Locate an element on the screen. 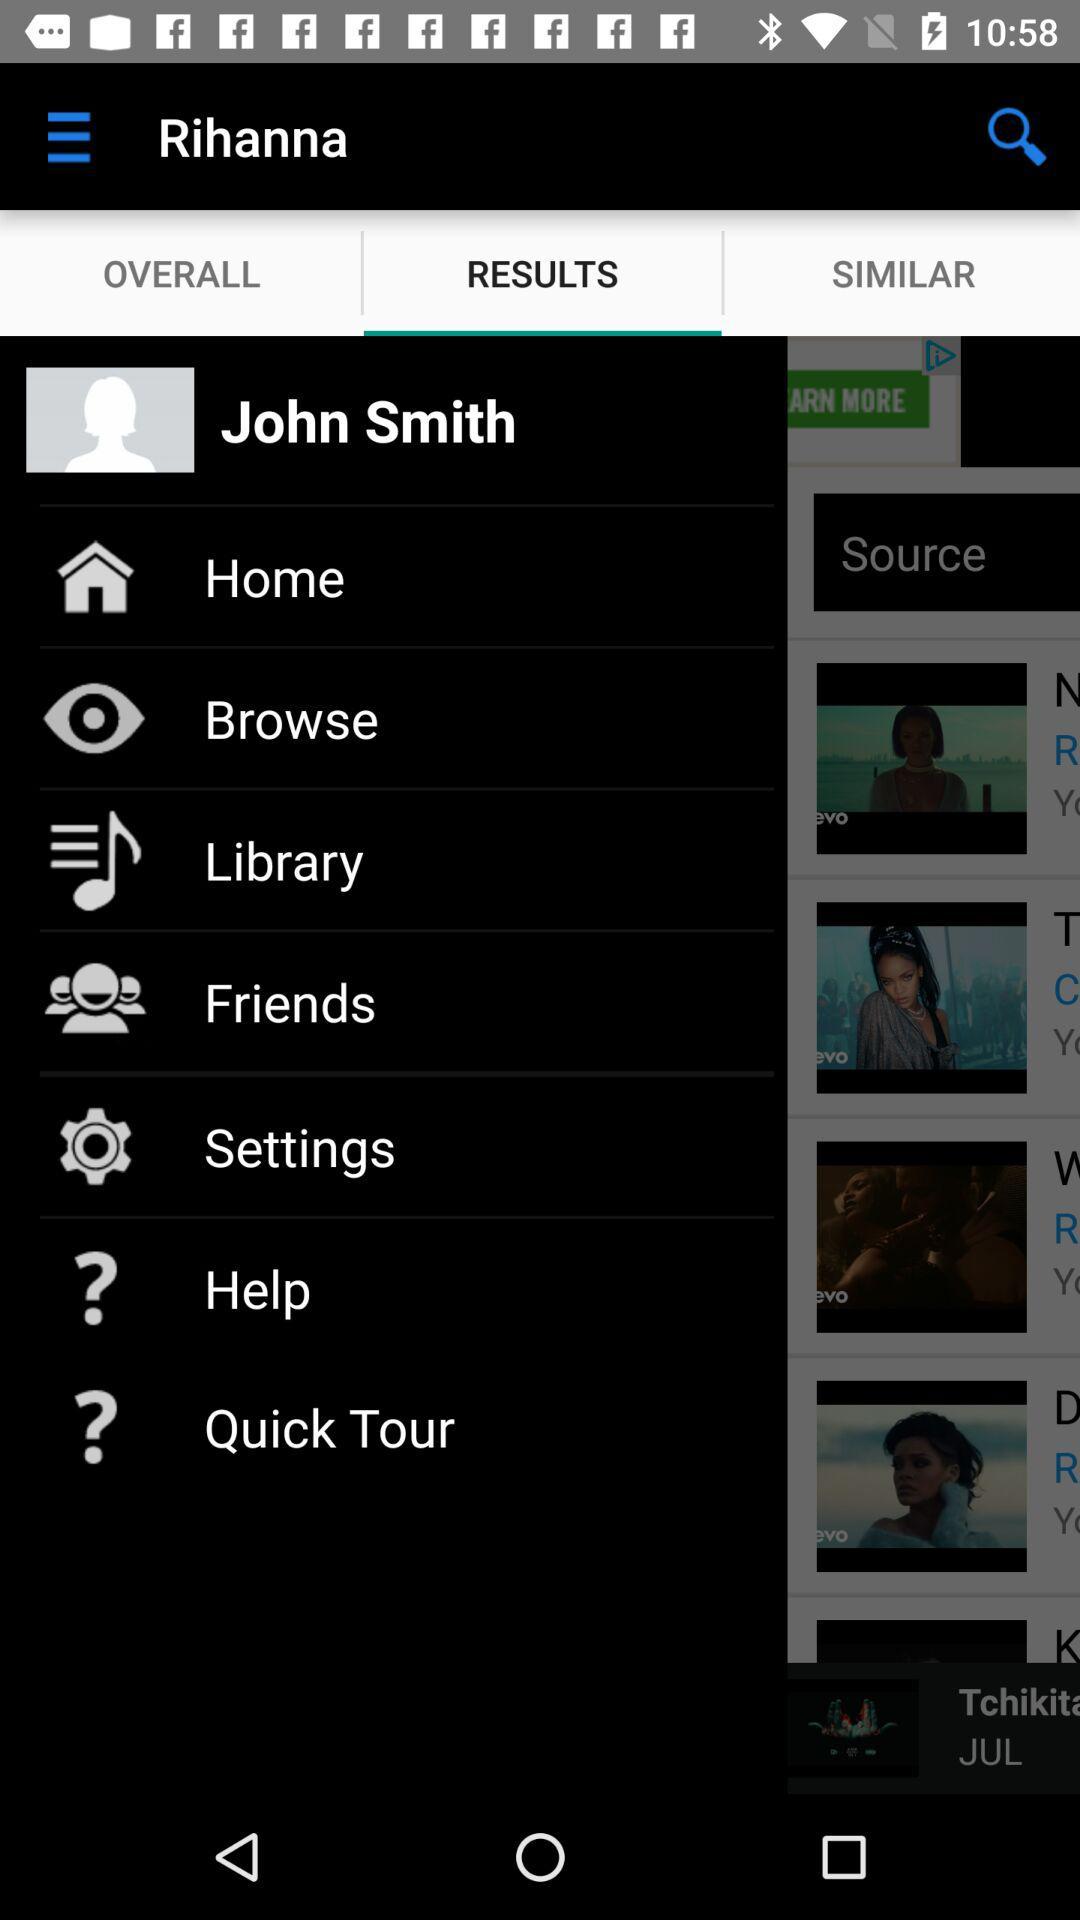  profile is located at coordinates (540, 400).